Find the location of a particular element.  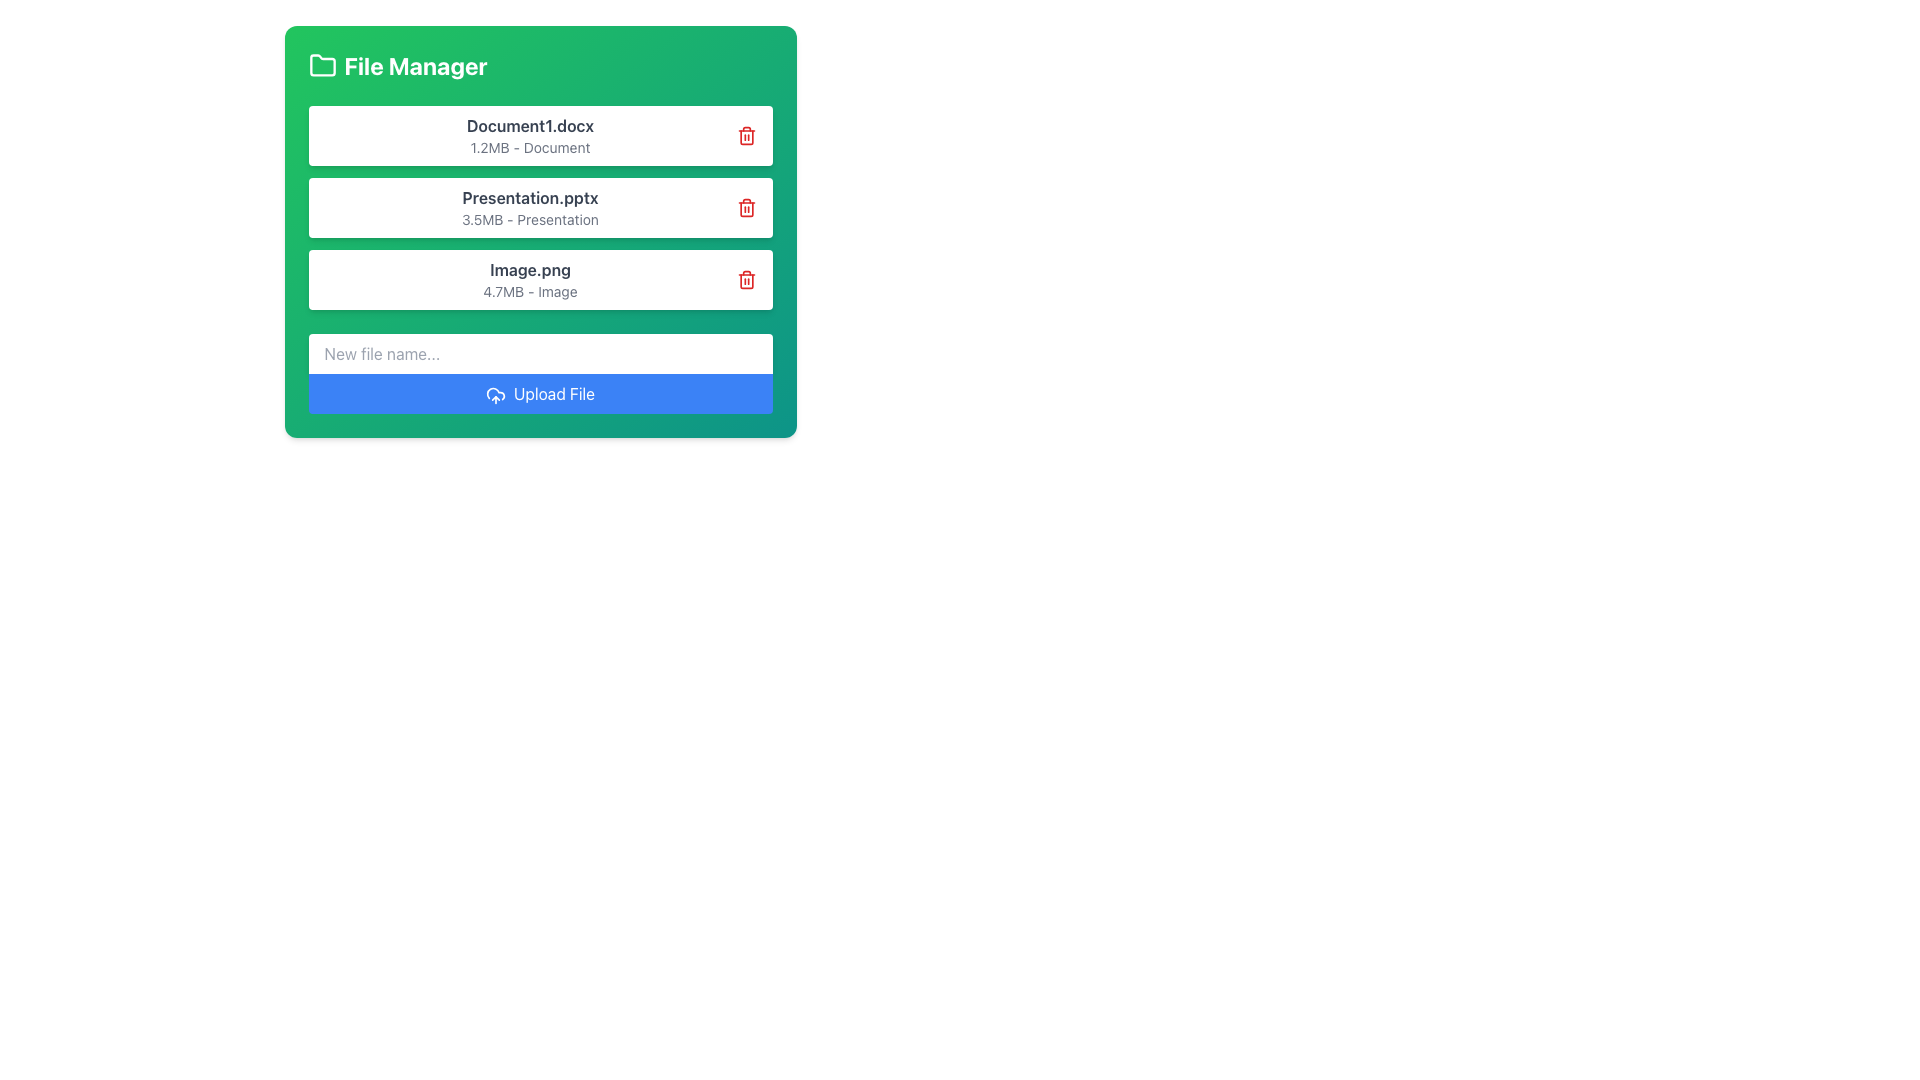

the name label for a file in the file management system located in the third position of the vertical file list, preceding the text '4.7MB - Image' is located at coordinates (530, 270).